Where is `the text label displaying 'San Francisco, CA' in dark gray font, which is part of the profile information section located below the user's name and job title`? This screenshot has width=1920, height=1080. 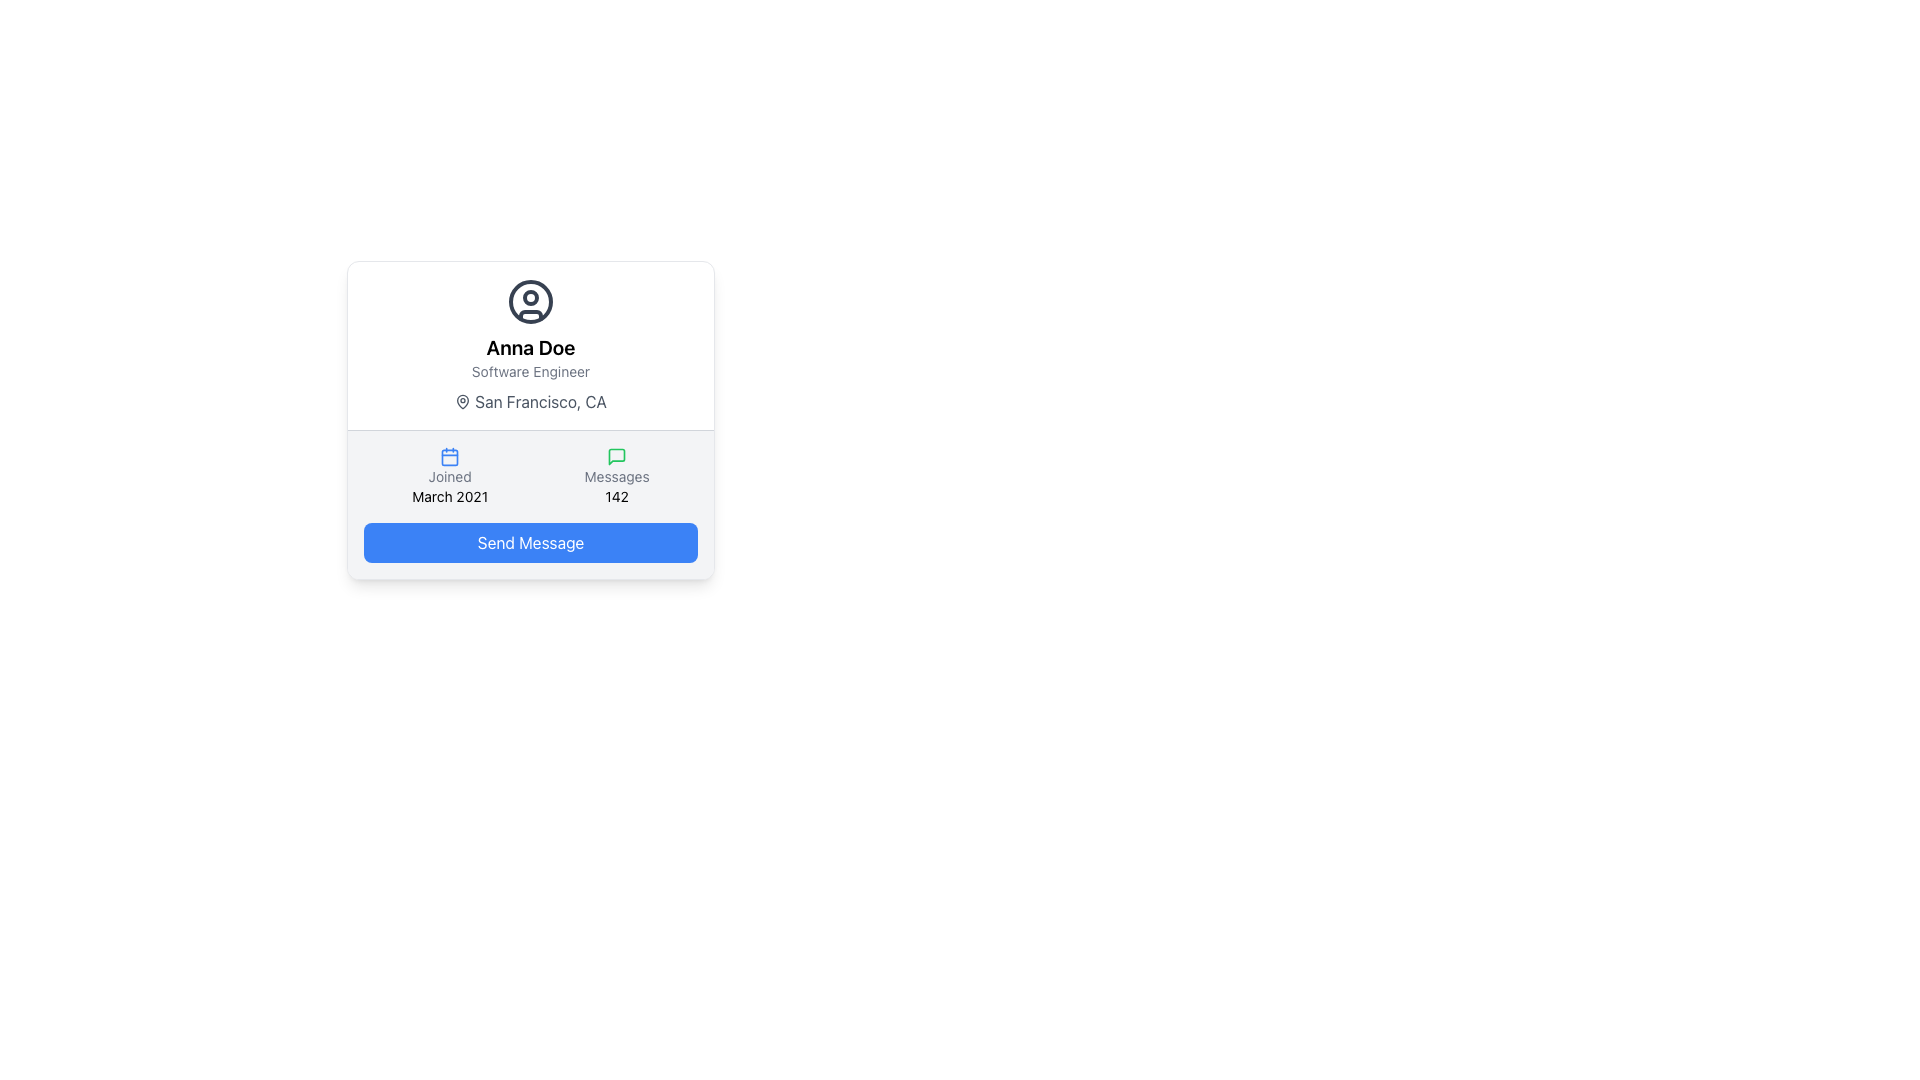 the text label displaying 'San Francisco, CA' in dark gray font, which is part of the profile information section located below the user's name and job title is located at coordinates (541, 401).